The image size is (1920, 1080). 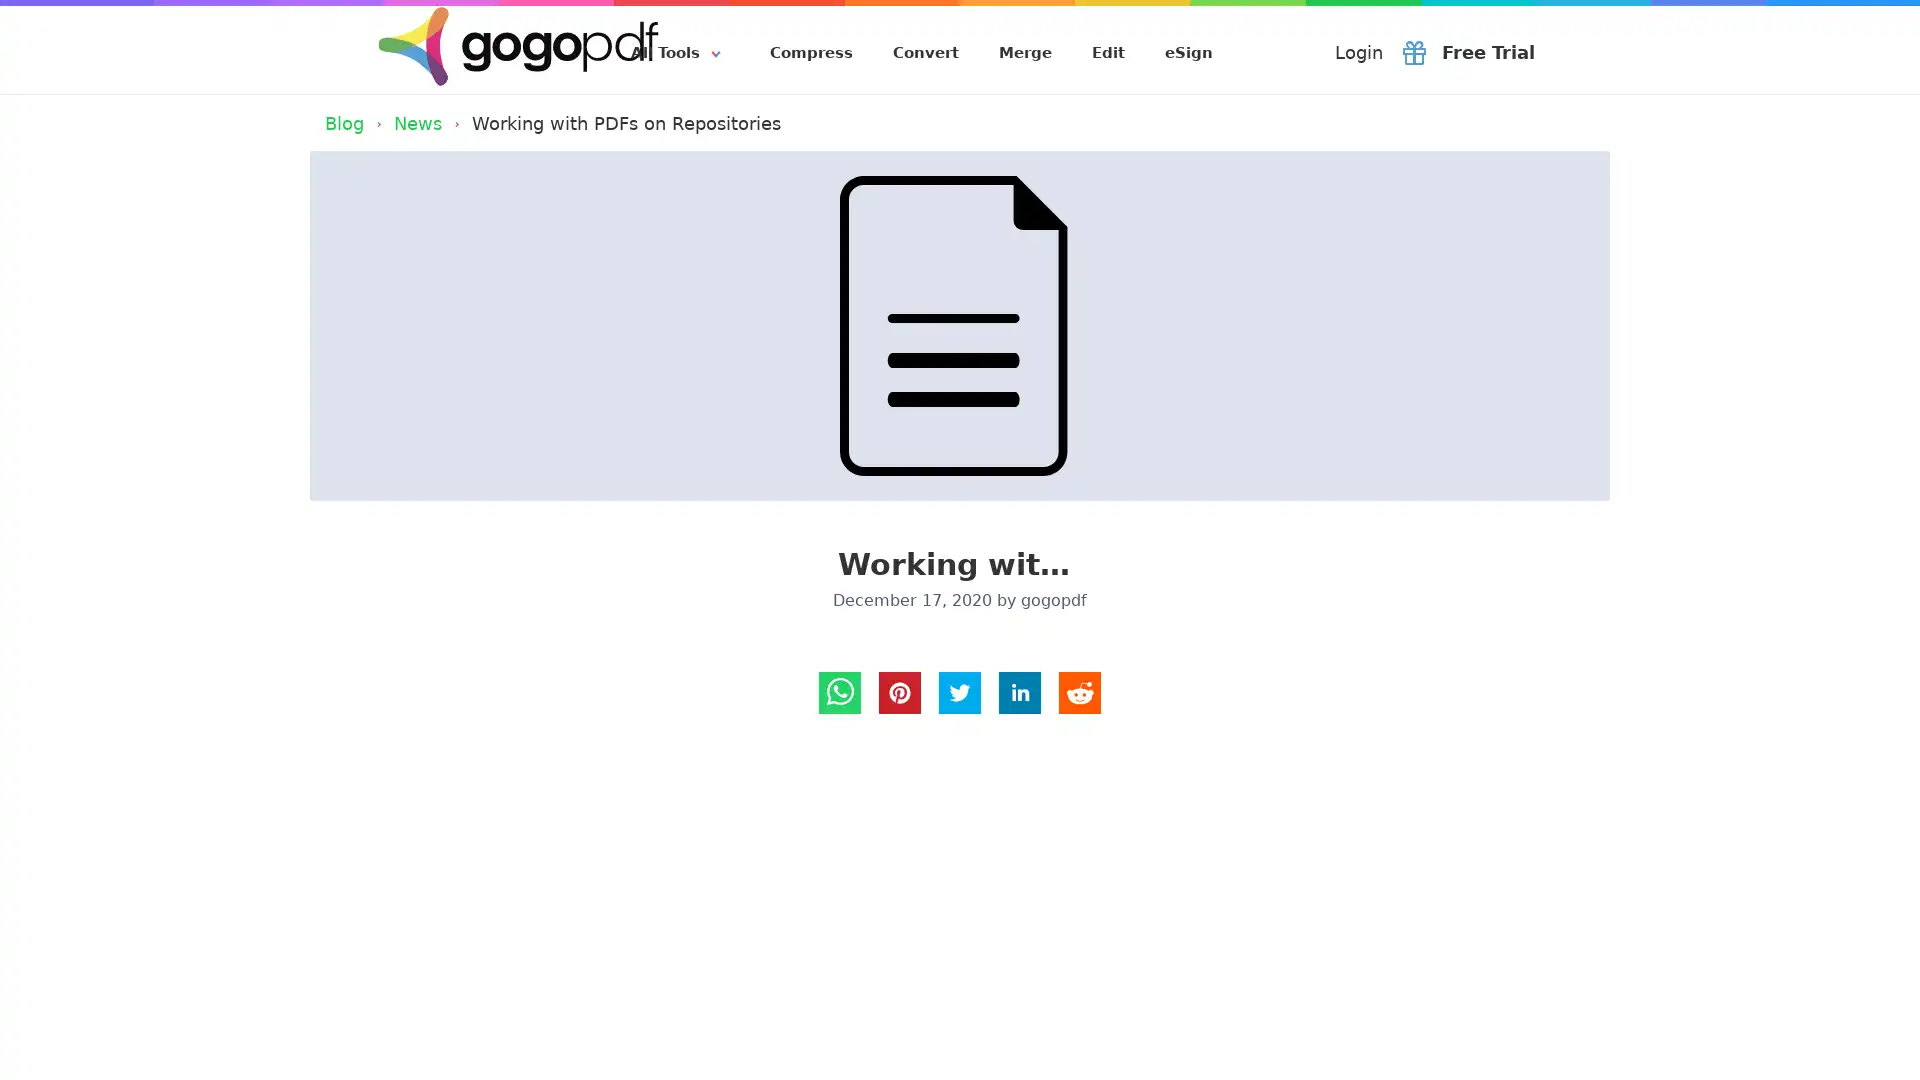 I want to click on Merge, so click(x=1025, y=51).